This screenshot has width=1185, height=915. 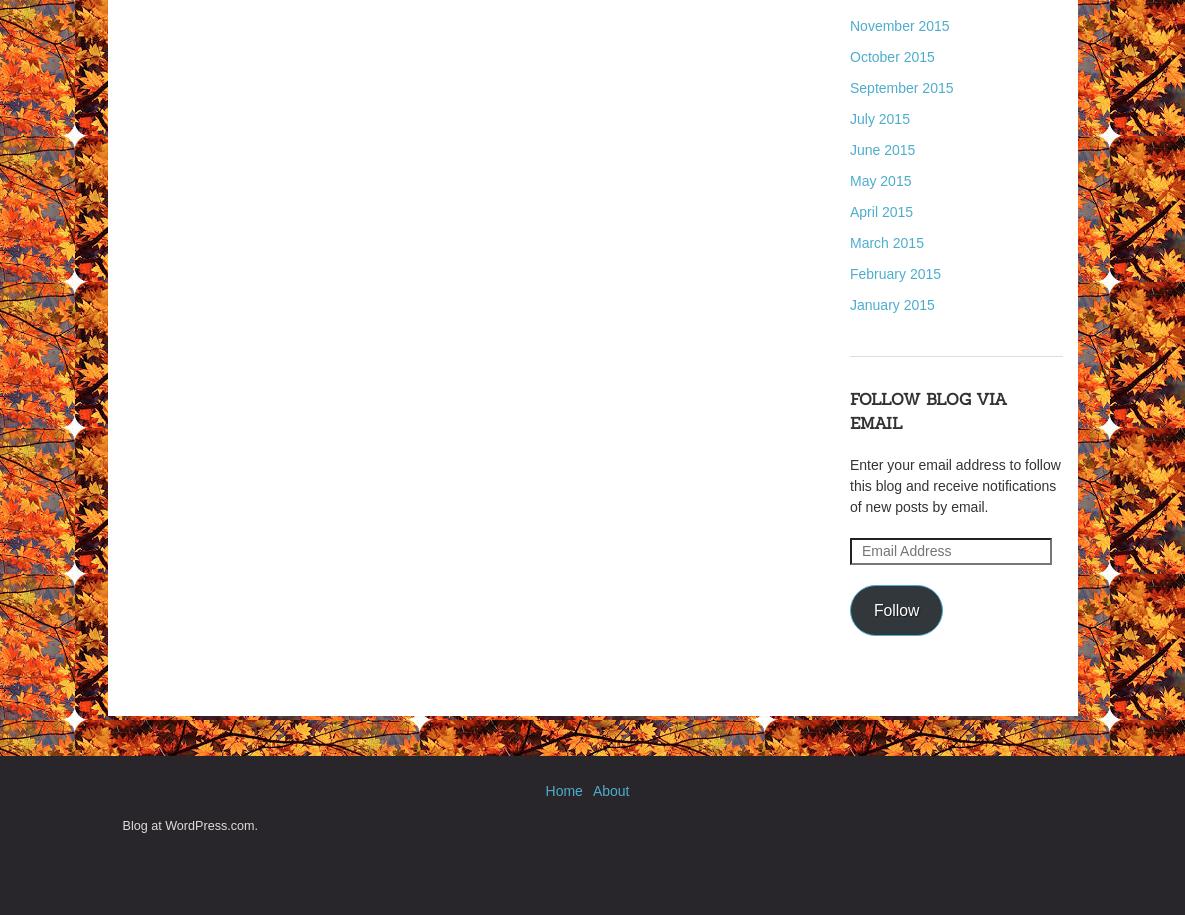 I want to click on 'September 2015', so click(x=849, y=87).